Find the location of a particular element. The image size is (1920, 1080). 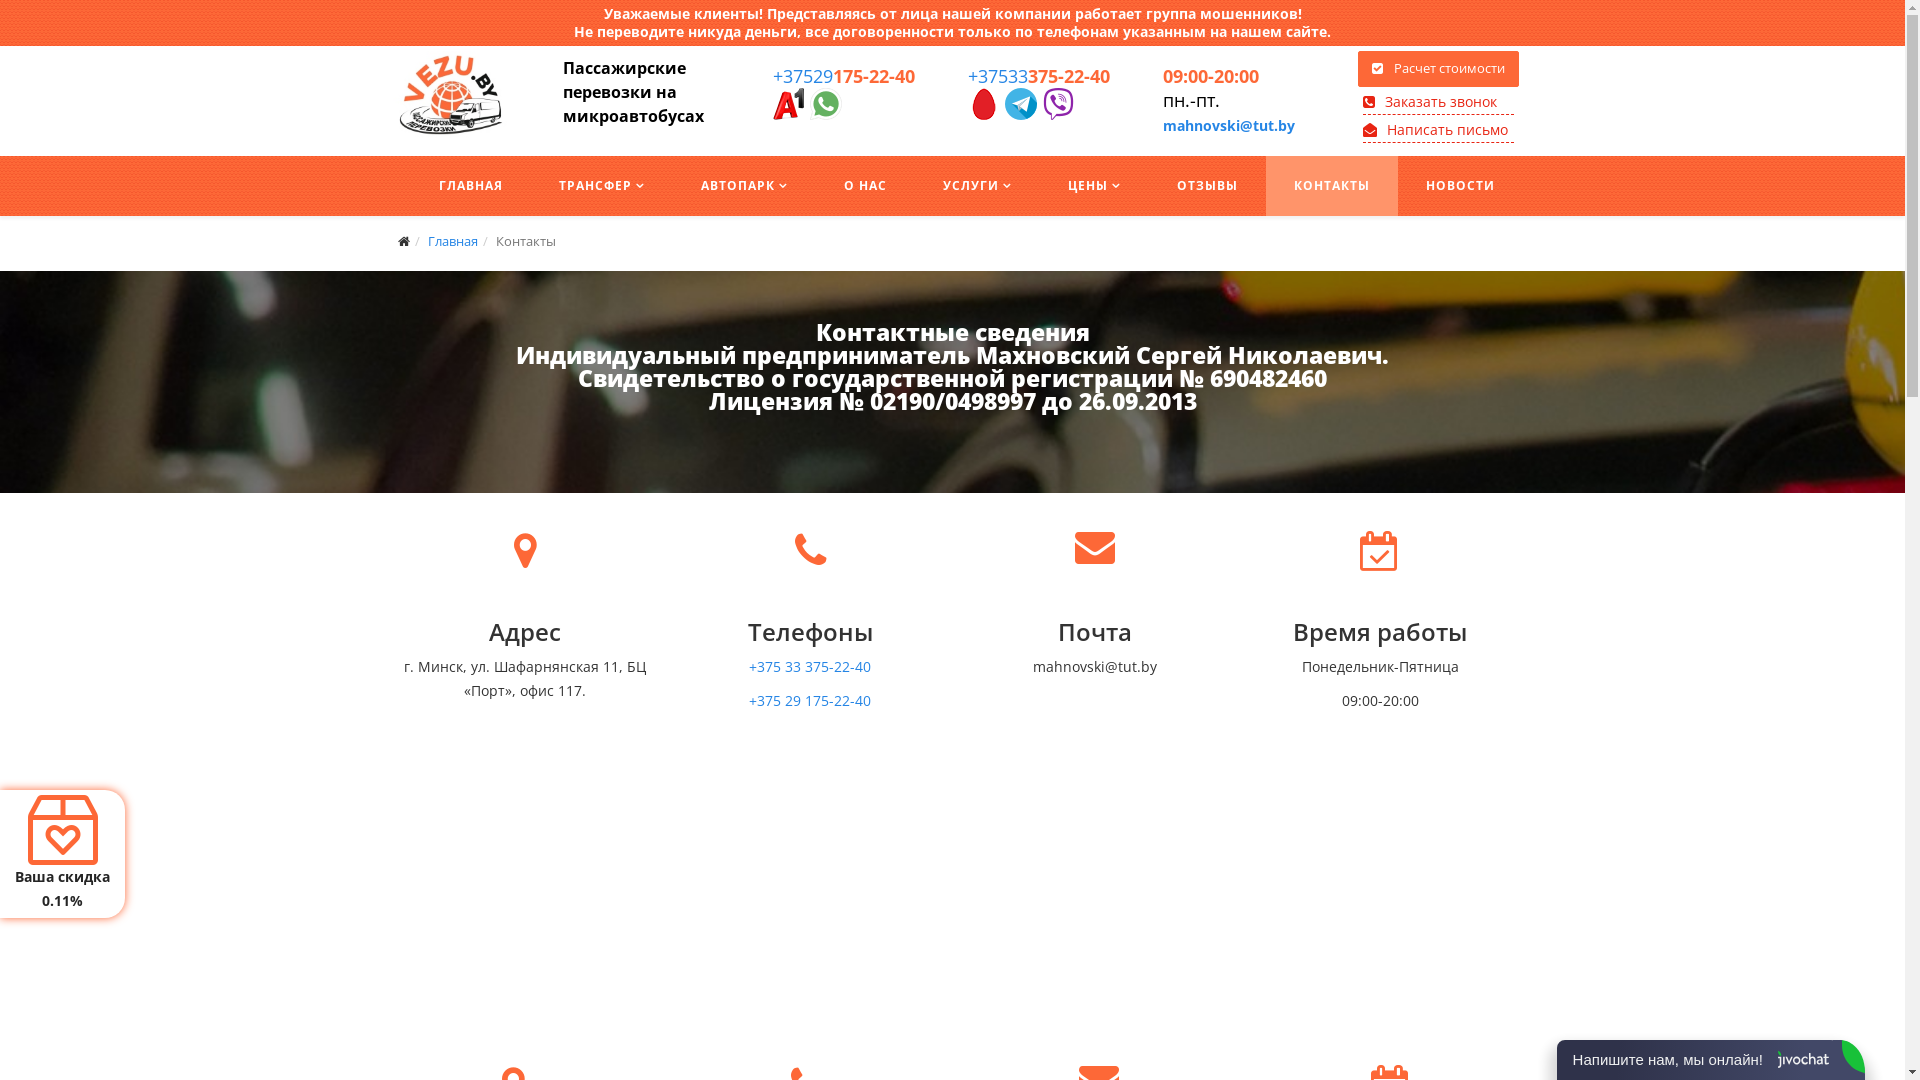

'+375 33 375-22-40' is located at coordinates (810, 666).